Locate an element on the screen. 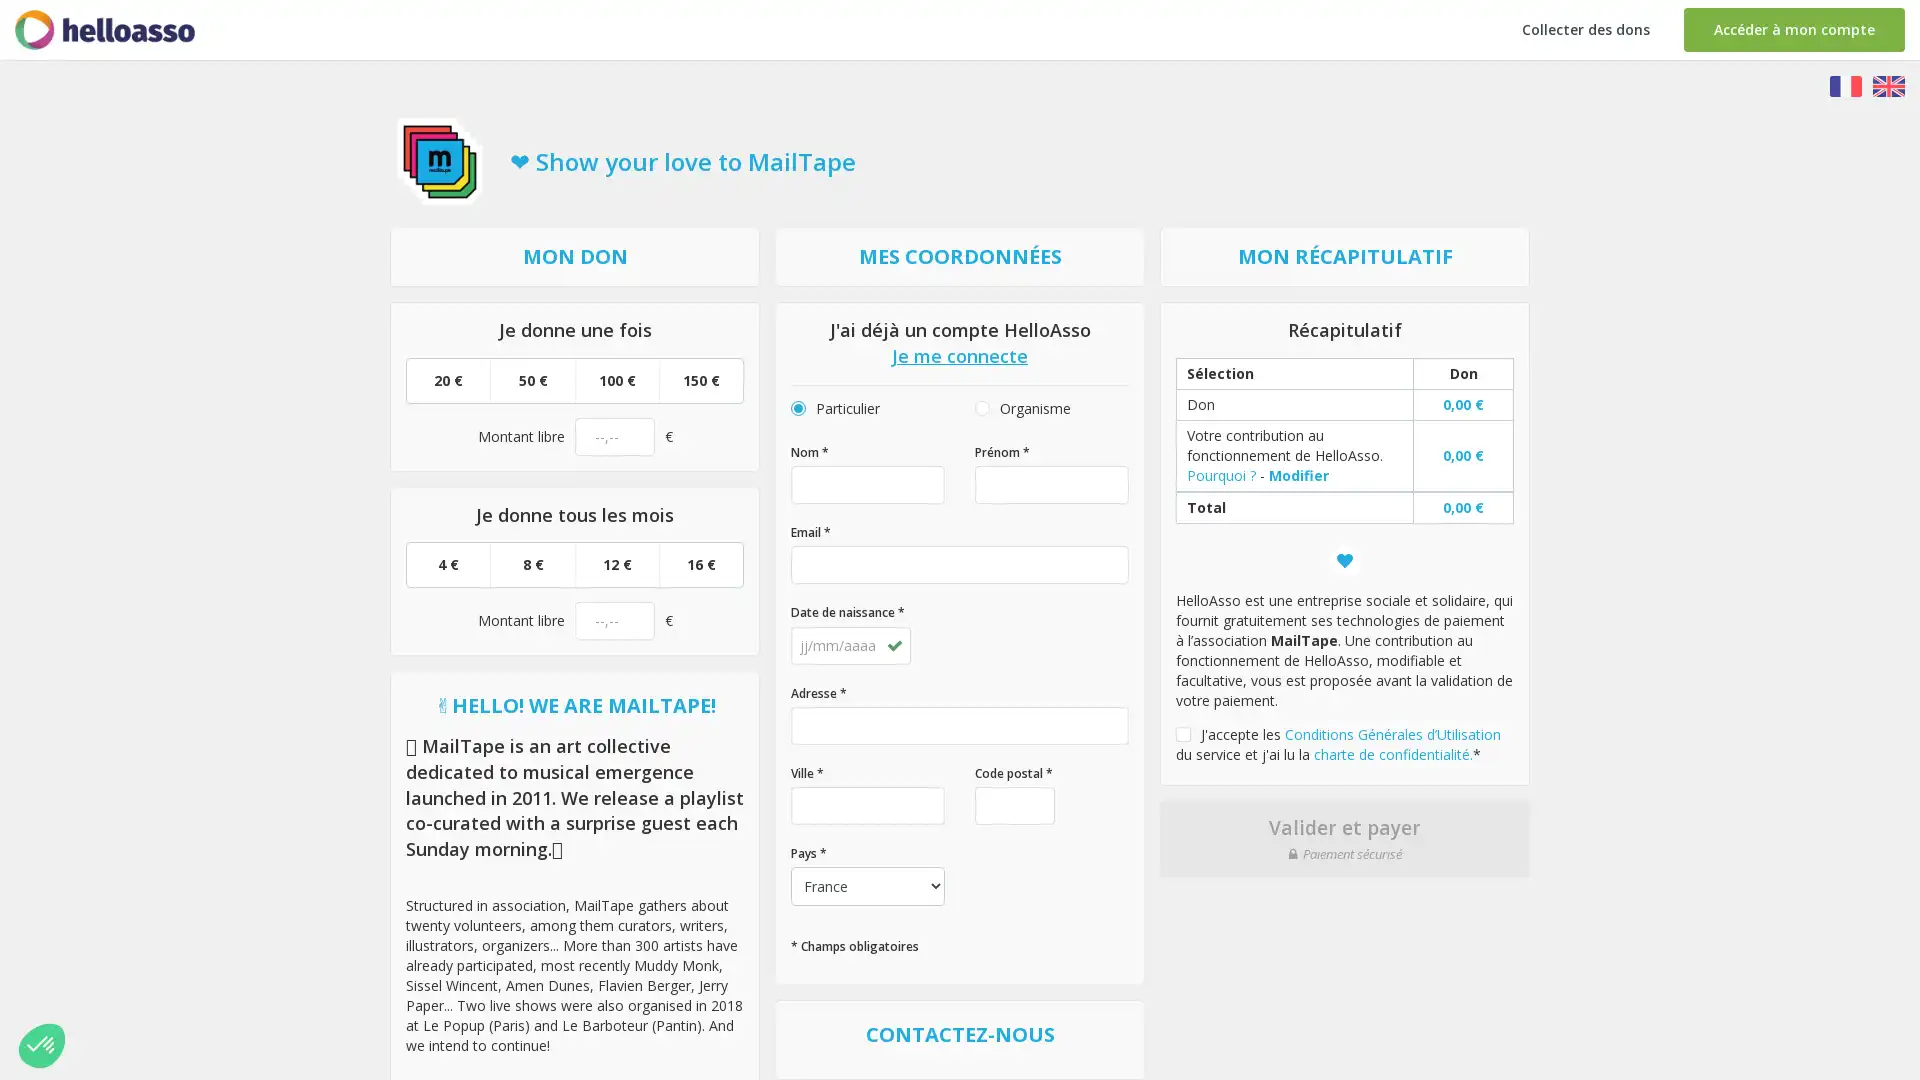 The width and height of the screenshot is (1920, 1080). Non merci is located at coordinates (89, 978).